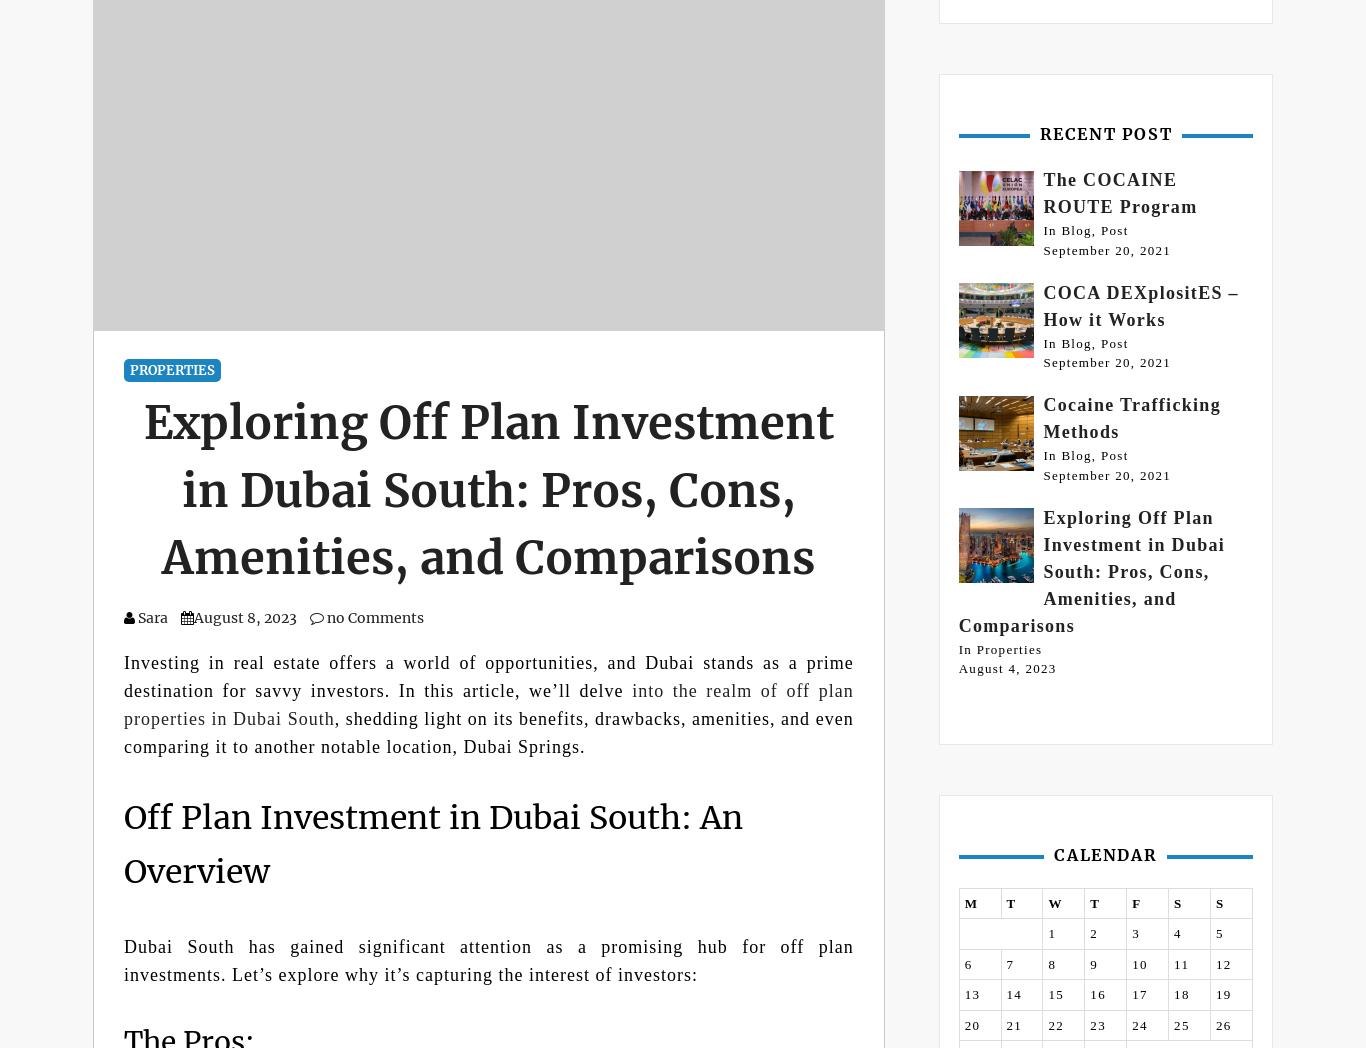 The width and height of the screenshot is (1366, 1048). What do you see at coordinates (488, 731) in the screenshot?
I see `', shedding light on its benefits, drawbacks, amenities, and even comparing it to another notable location, Dubai Springs.'` at bounding box center [488, 731].